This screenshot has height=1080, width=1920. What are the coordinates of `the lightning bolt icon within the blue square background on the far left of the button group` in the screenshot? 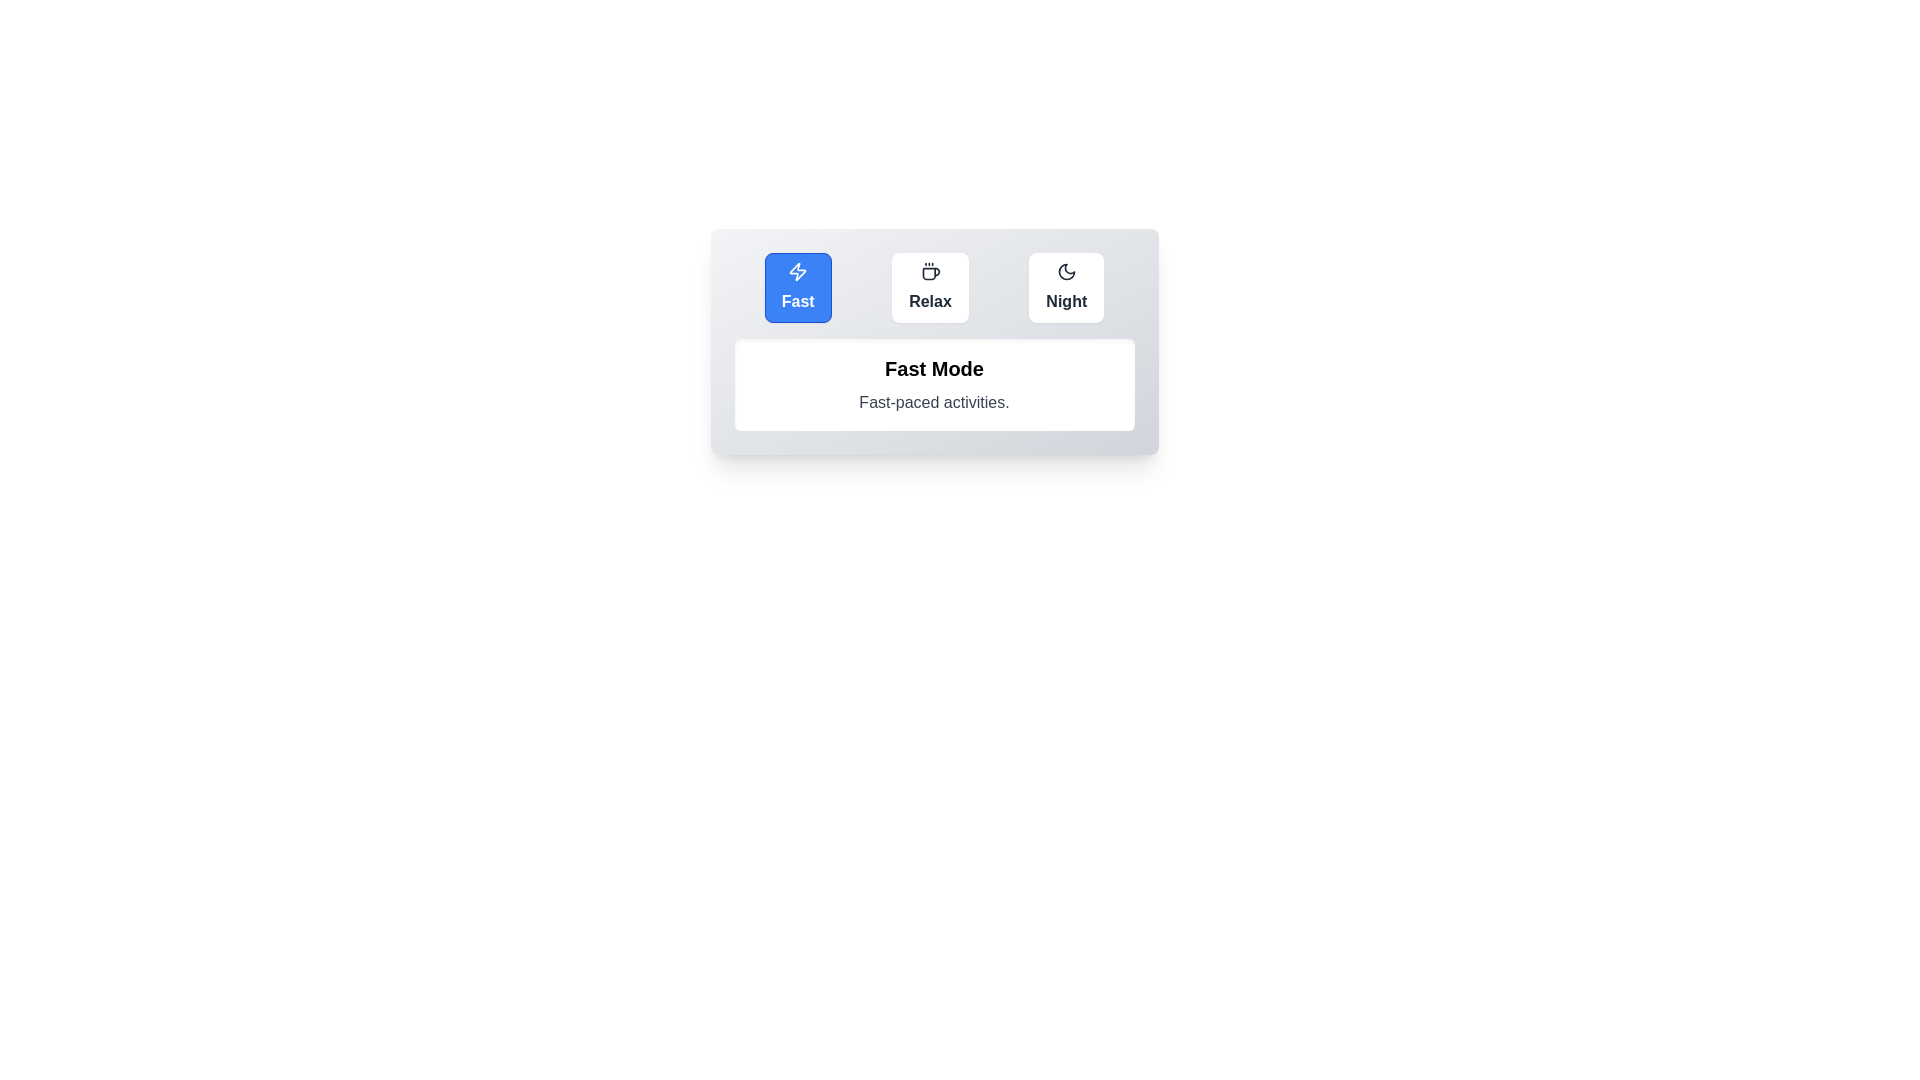 It's located at (797, 272).